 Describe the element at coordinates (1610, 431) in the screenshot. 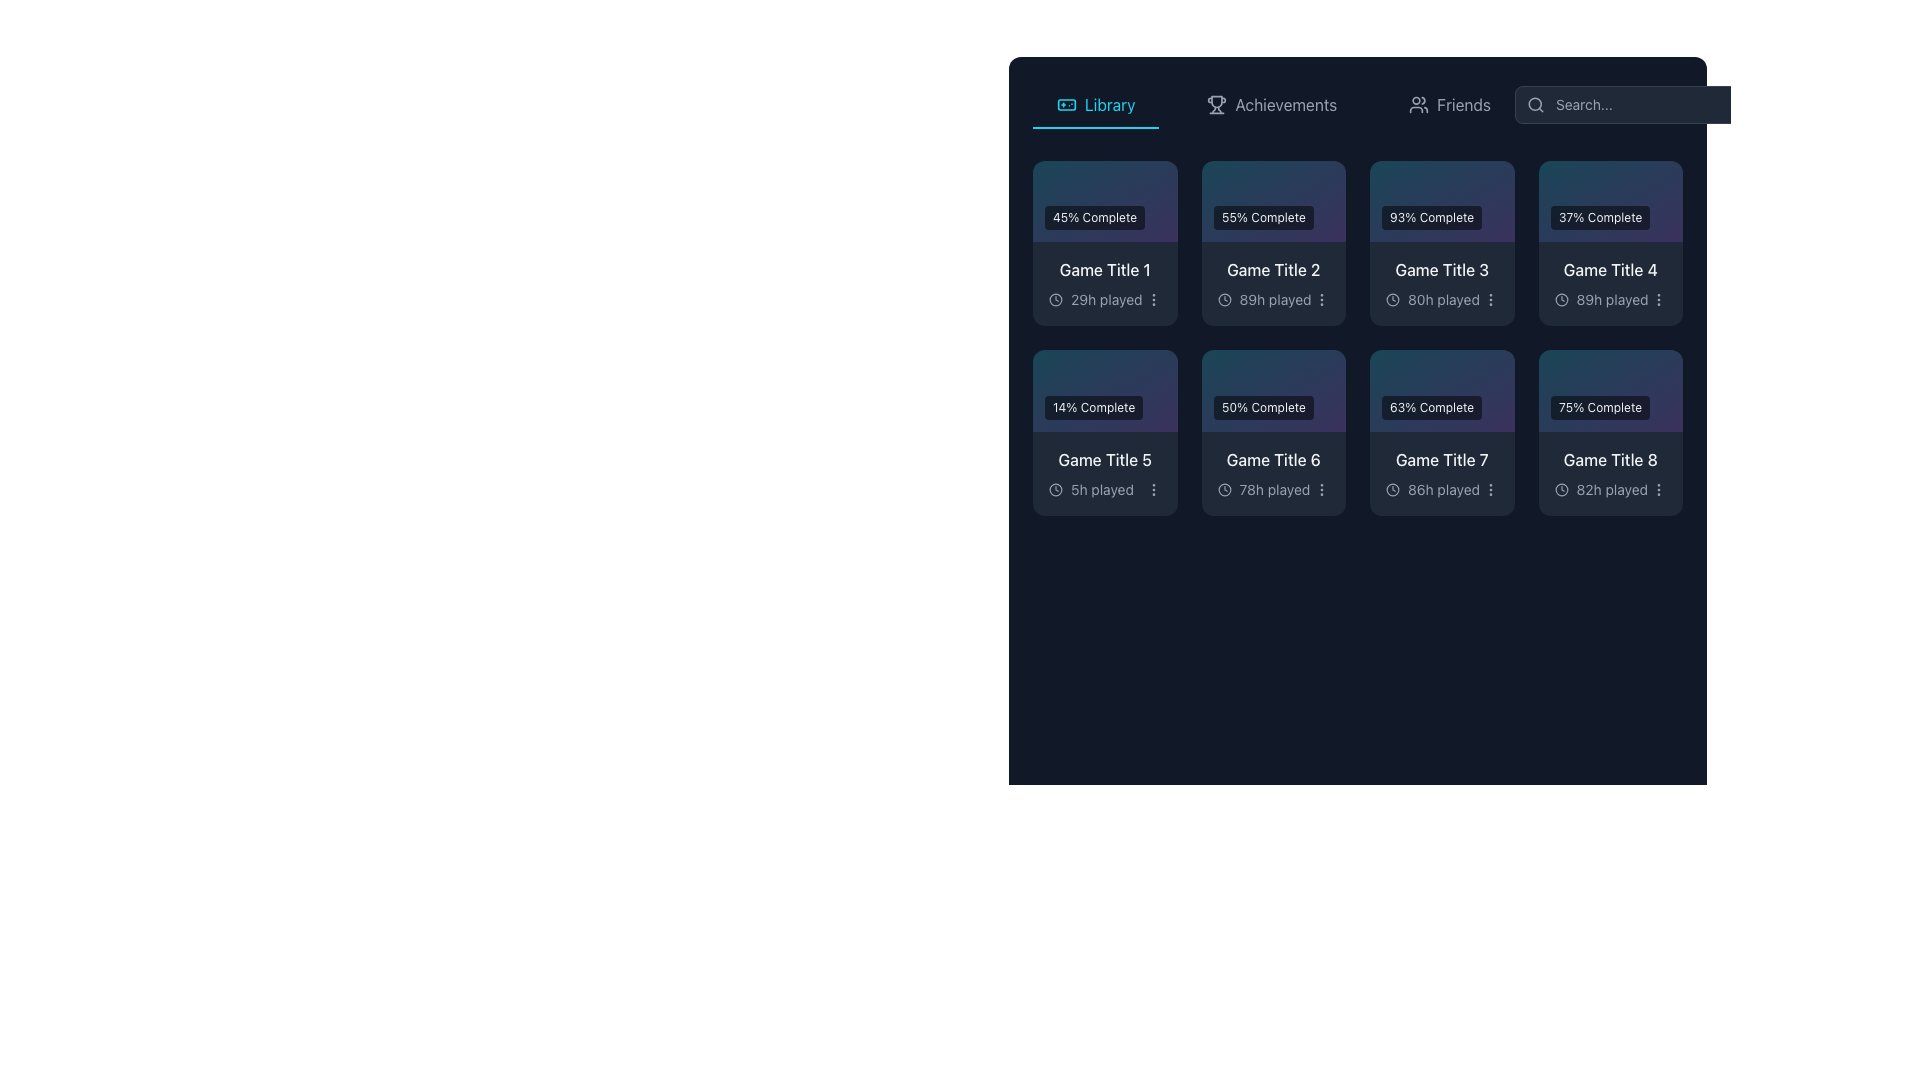

I see `the card displaying '75% Complete' with the title 'Game Title 8' and details '82h played', located at the bottom-right of the grid` at that location.